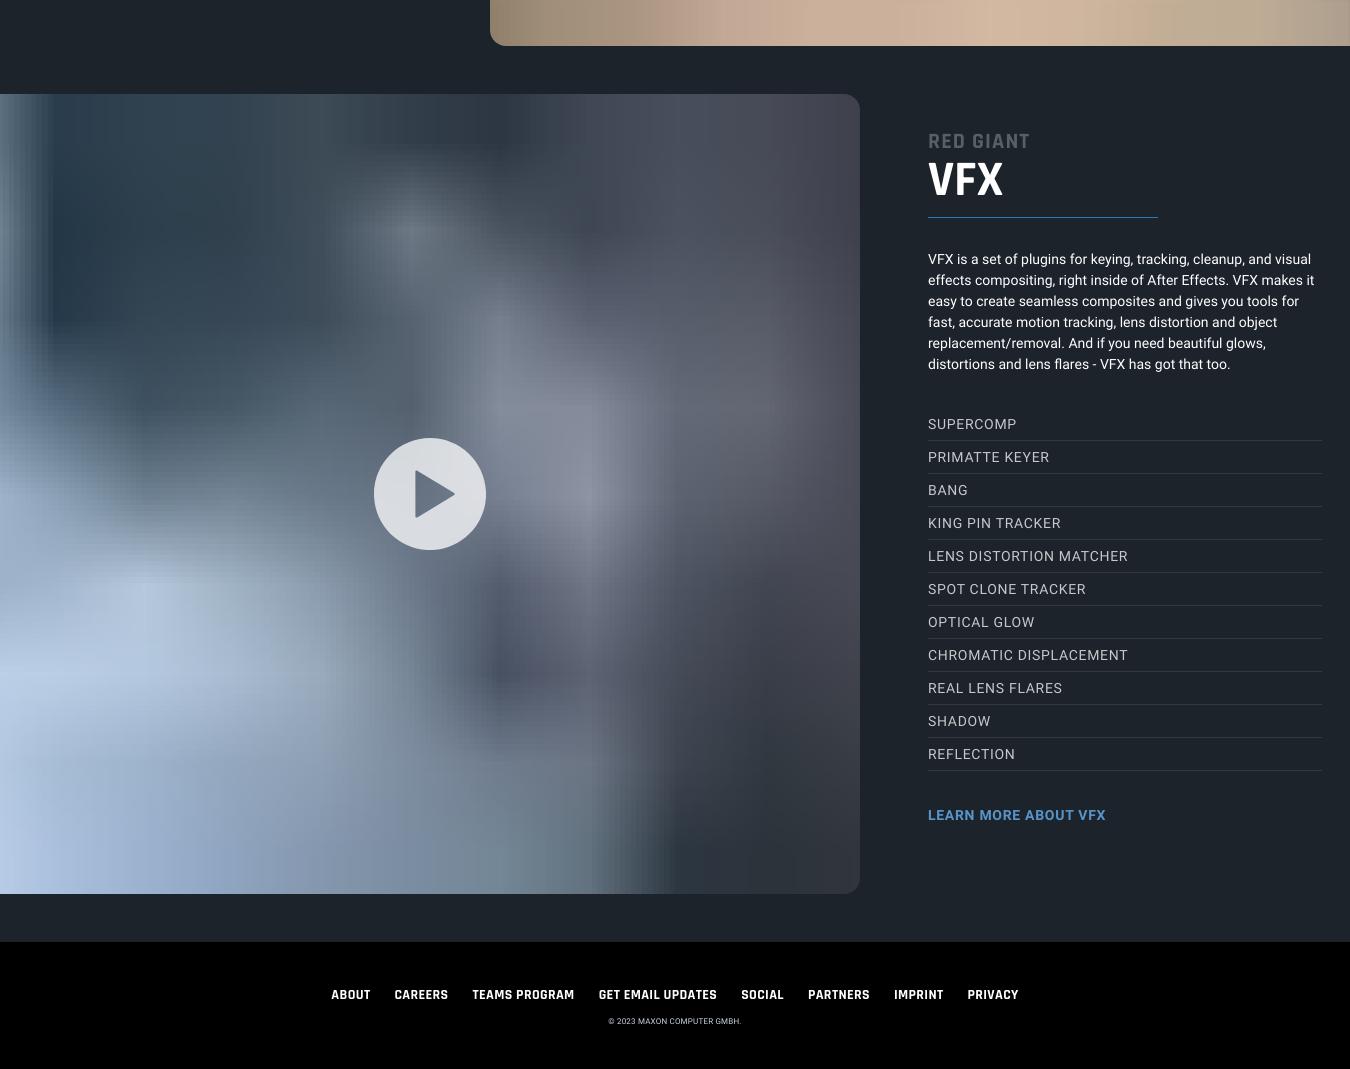 The width and height of the screenshot is (1350, 1069). I want to click on 'IMPRINT', so click(917, 993).